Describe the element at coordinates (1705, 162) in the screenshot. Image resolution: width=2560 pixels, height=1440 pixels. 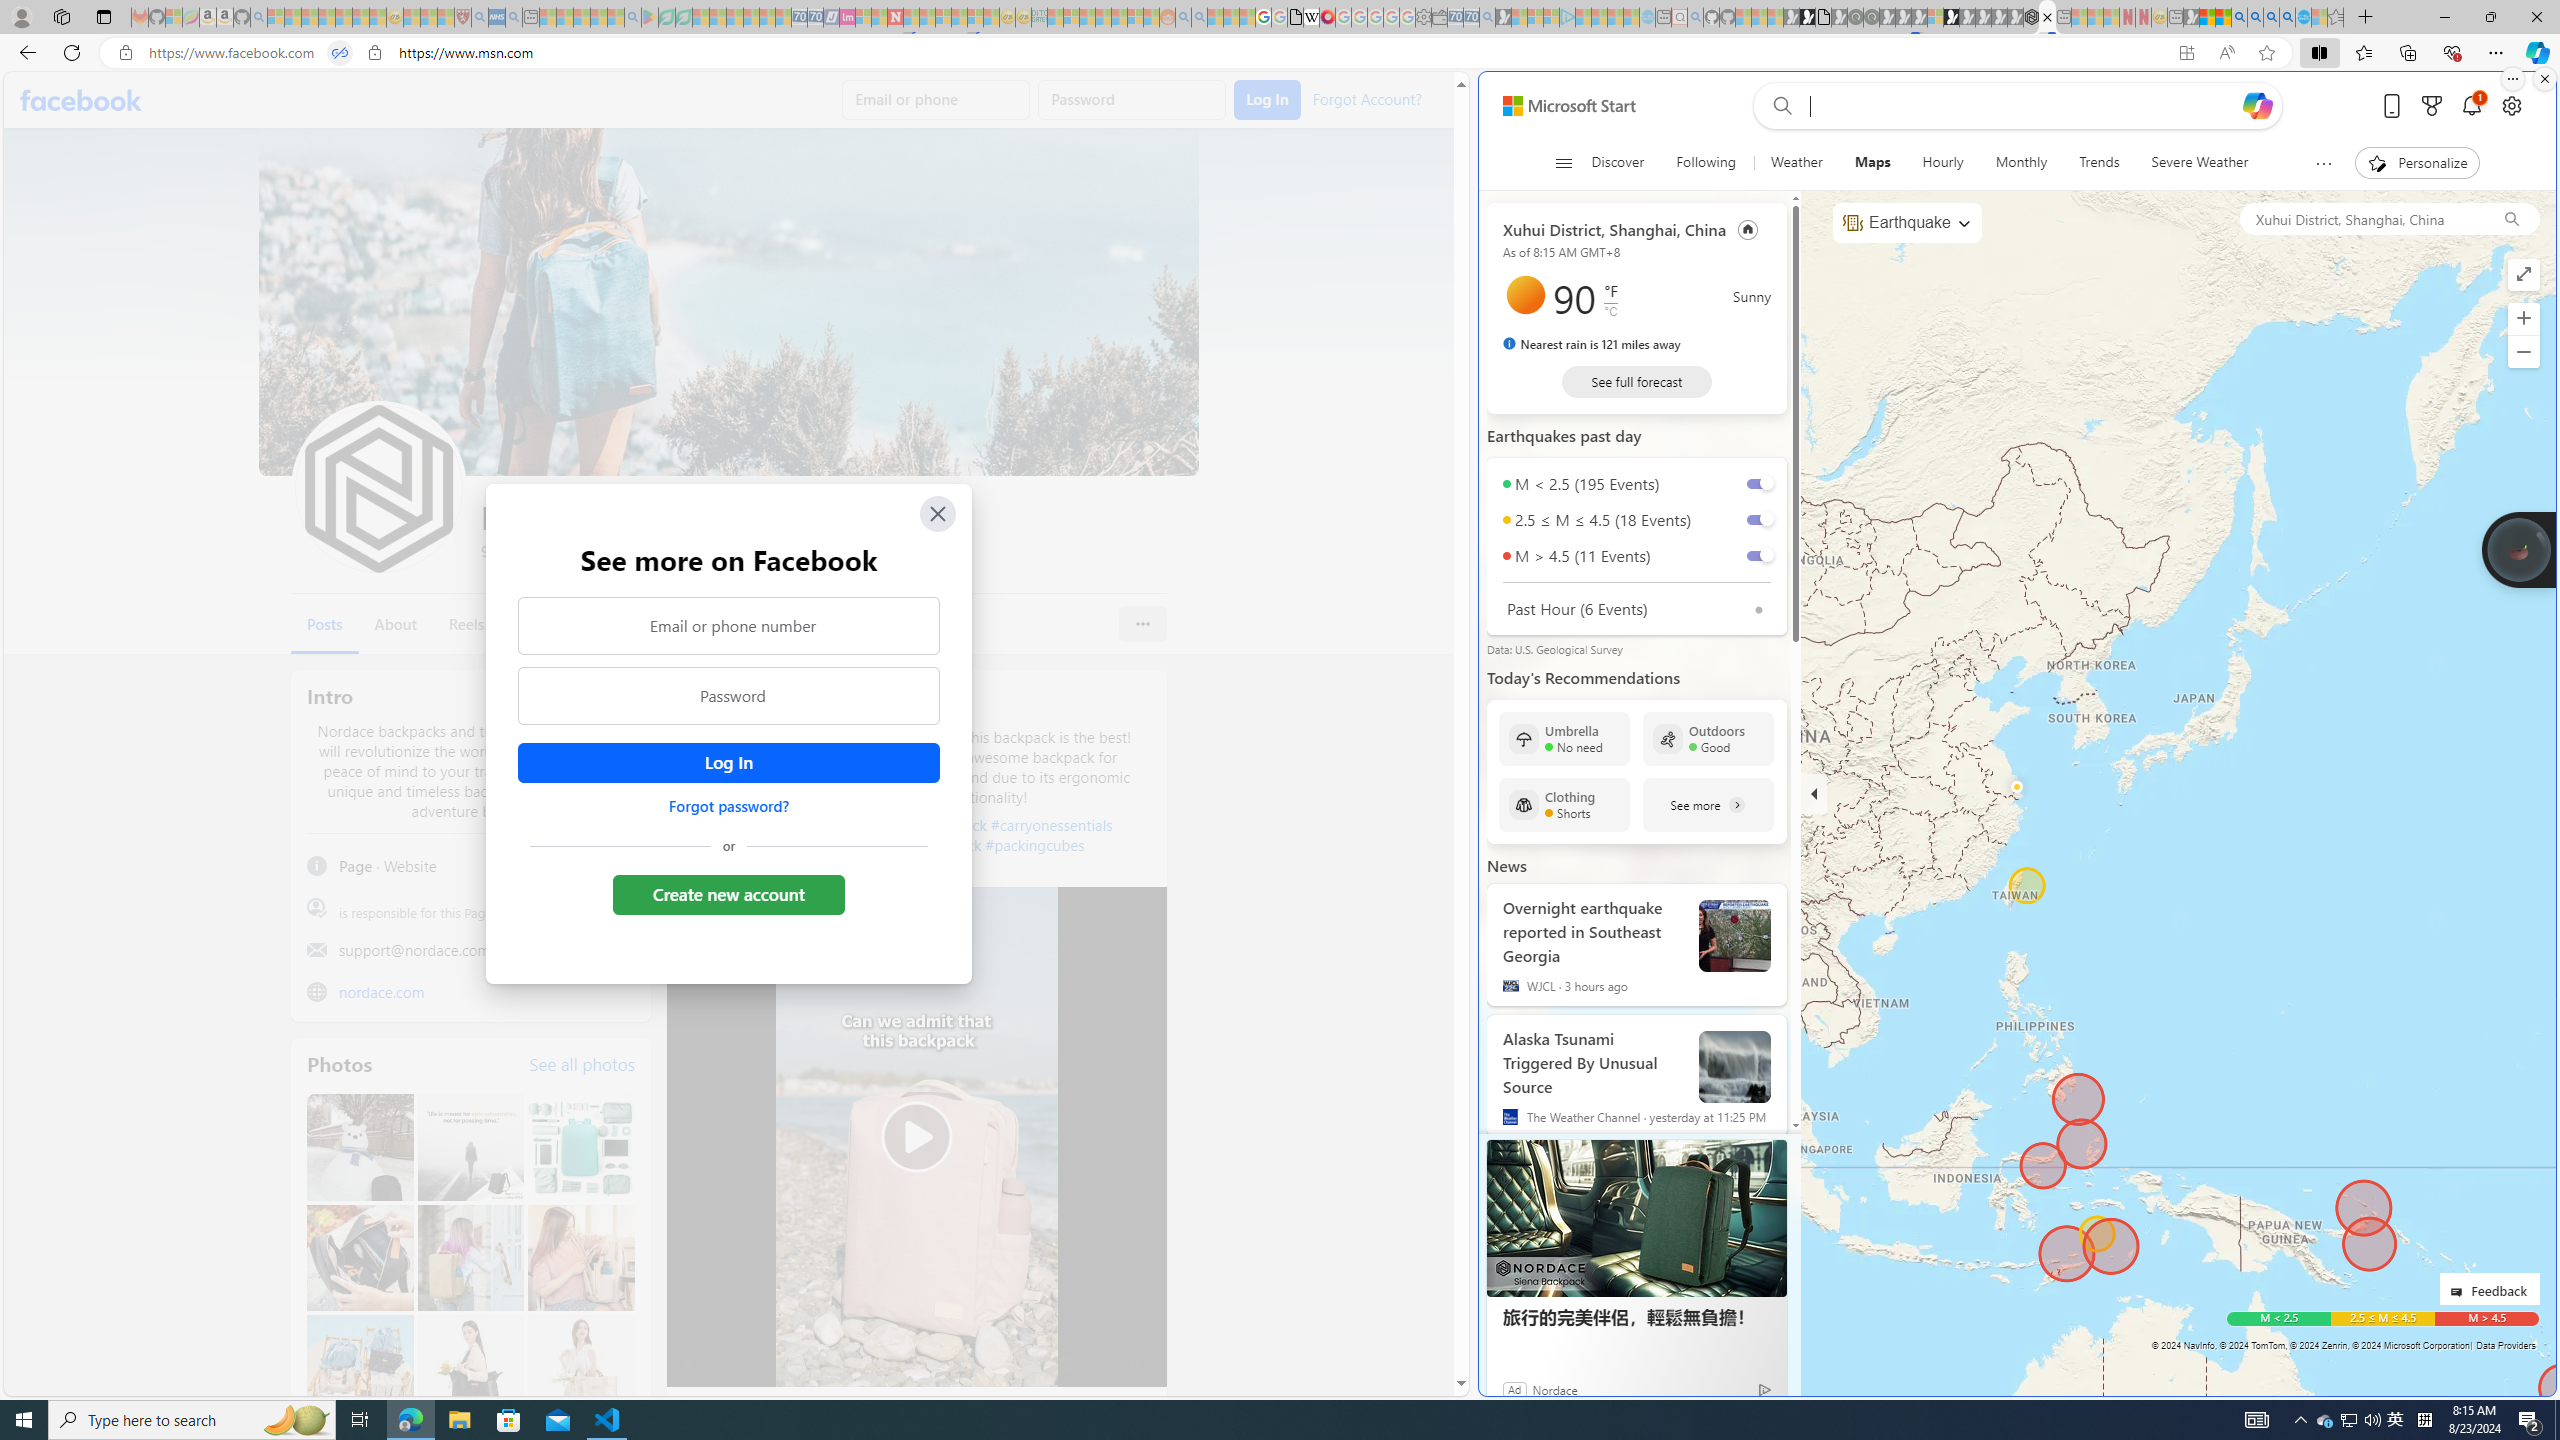
I see `'Following'` at that location.